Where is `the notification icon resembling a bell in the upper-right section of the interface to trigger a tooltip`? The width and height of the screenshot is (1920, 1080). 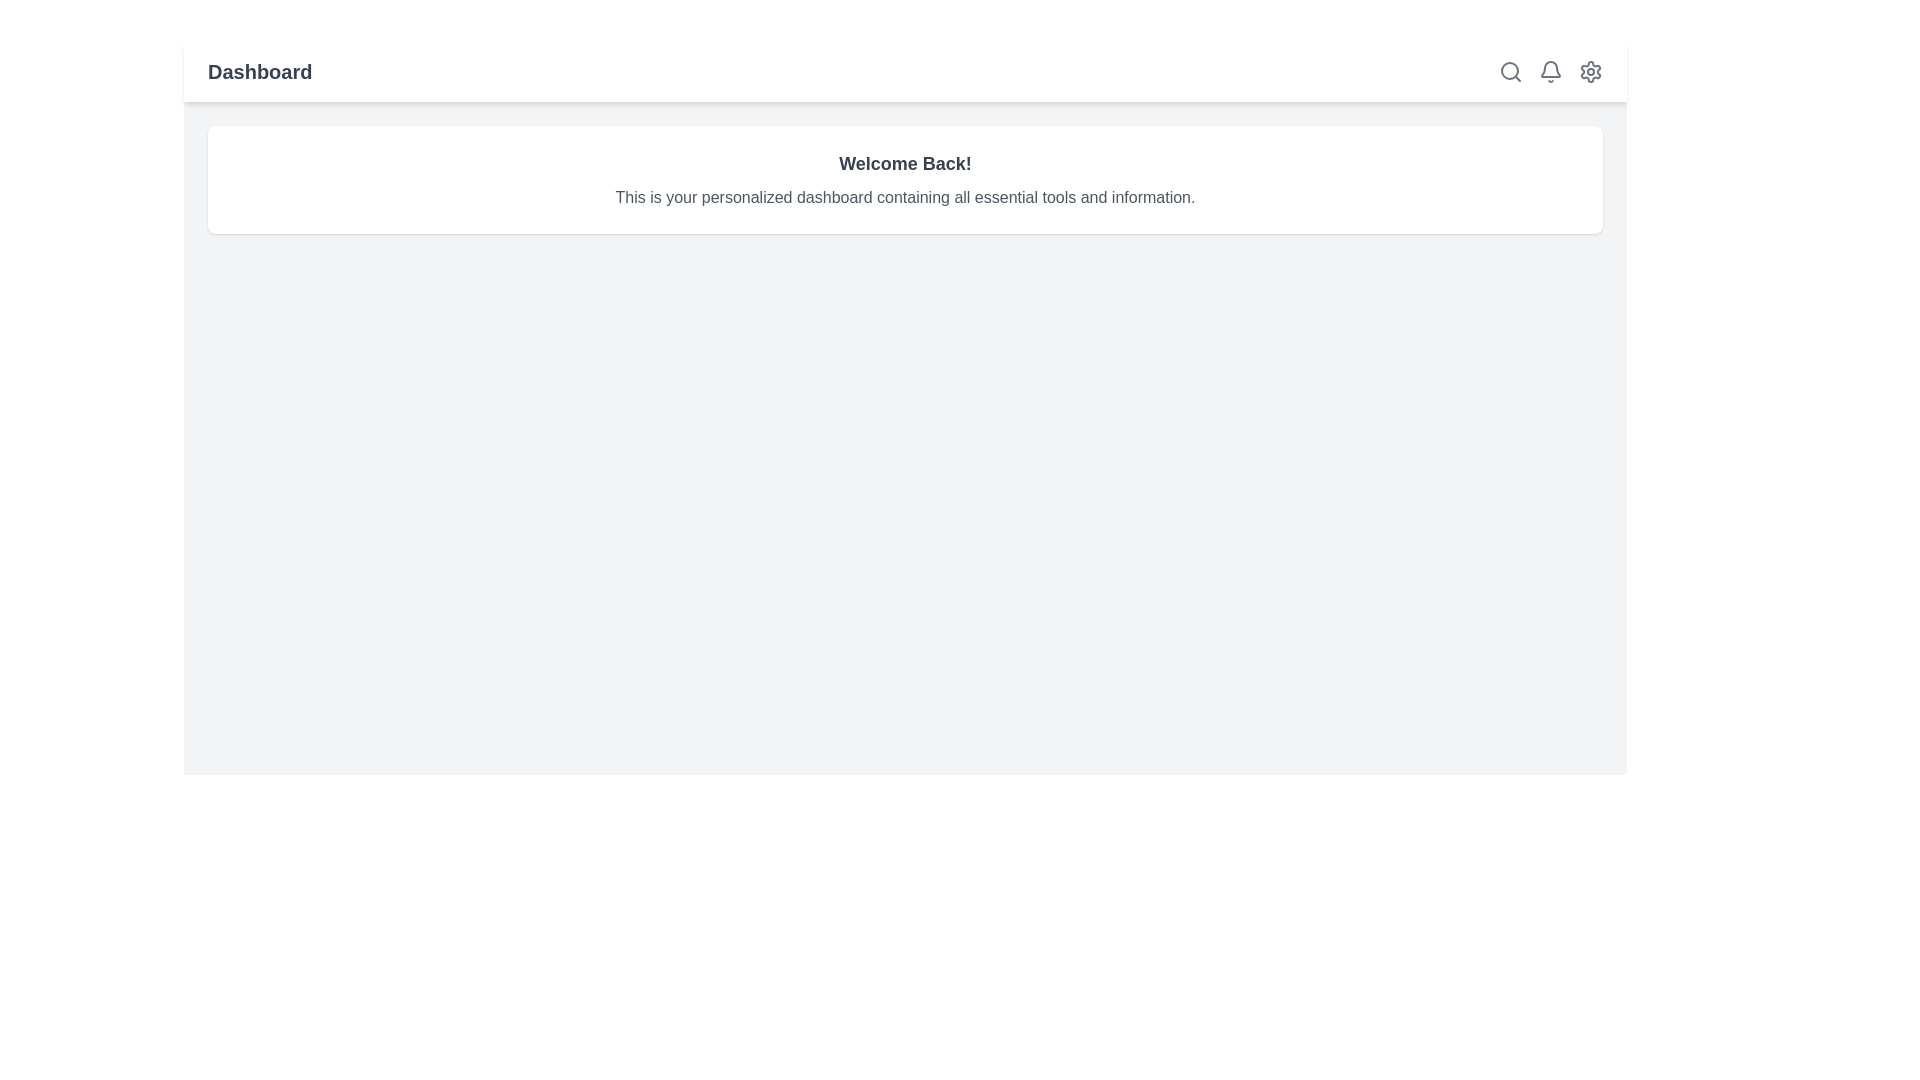
the notification icon resembling a bell in the upper-right section of the interface to trigger a tooltip is located at coordinates (1549, 71).